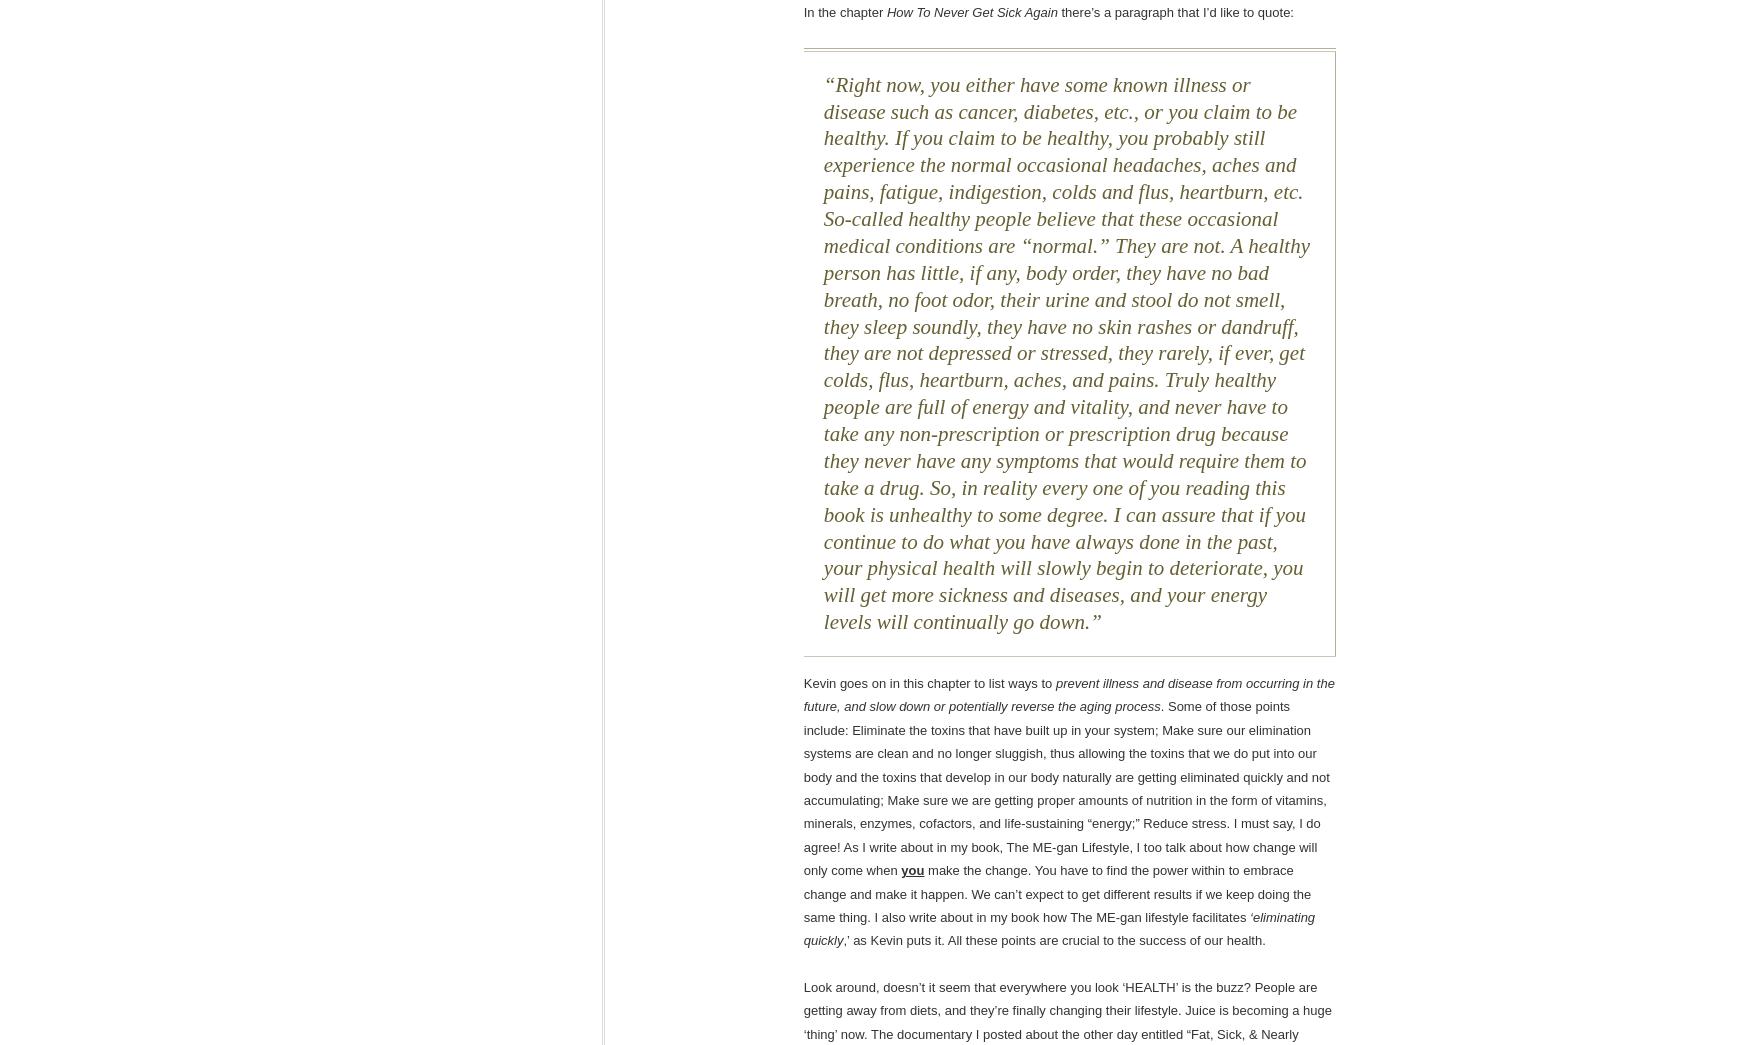 This screenshot has width=1749, height=1045. What do you see at coordinates (912, 869) in the screenshot?
I see `'you'` at bounding box center [912, 869].